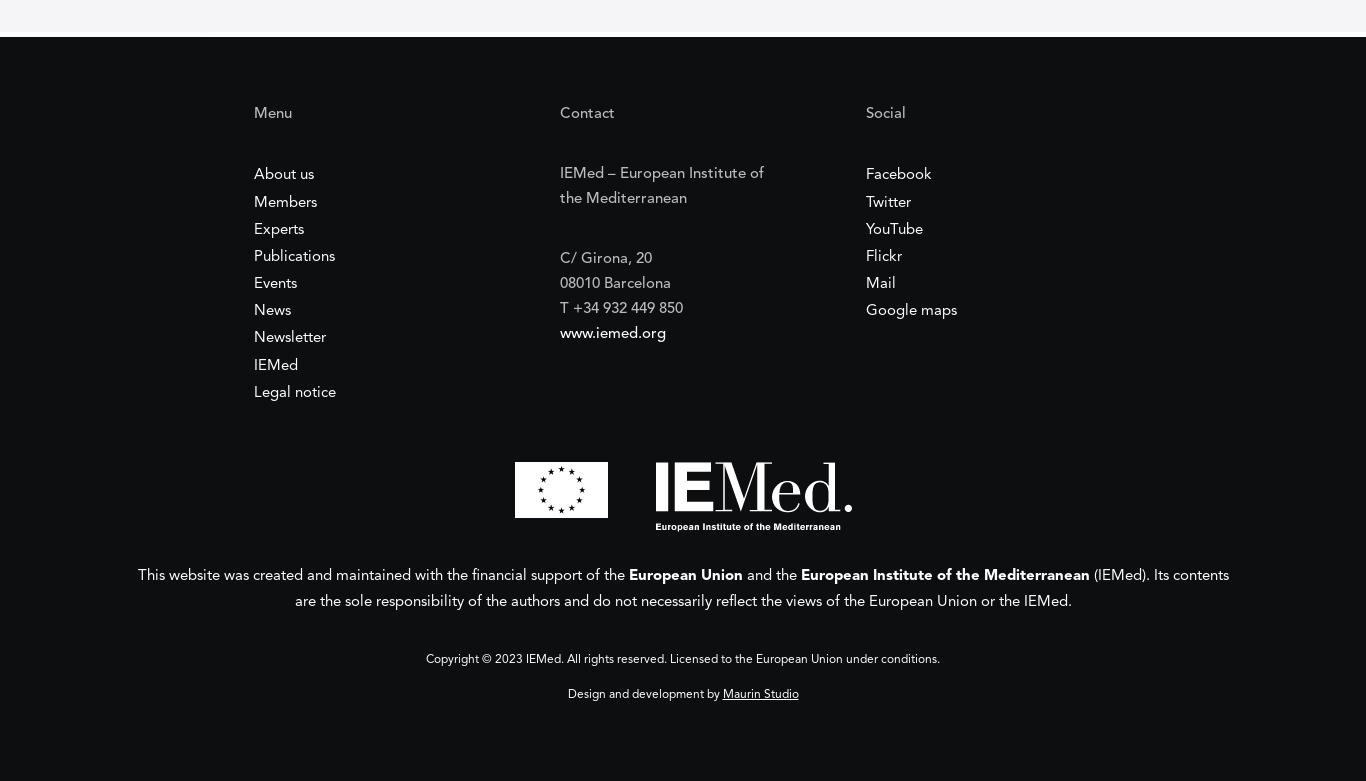 Image resolution: width=1366 pixels, height=781 pixels. Describe the element at coordinates (621, 198) in the screenshot. I see `'the Mediterranean'` at that location.